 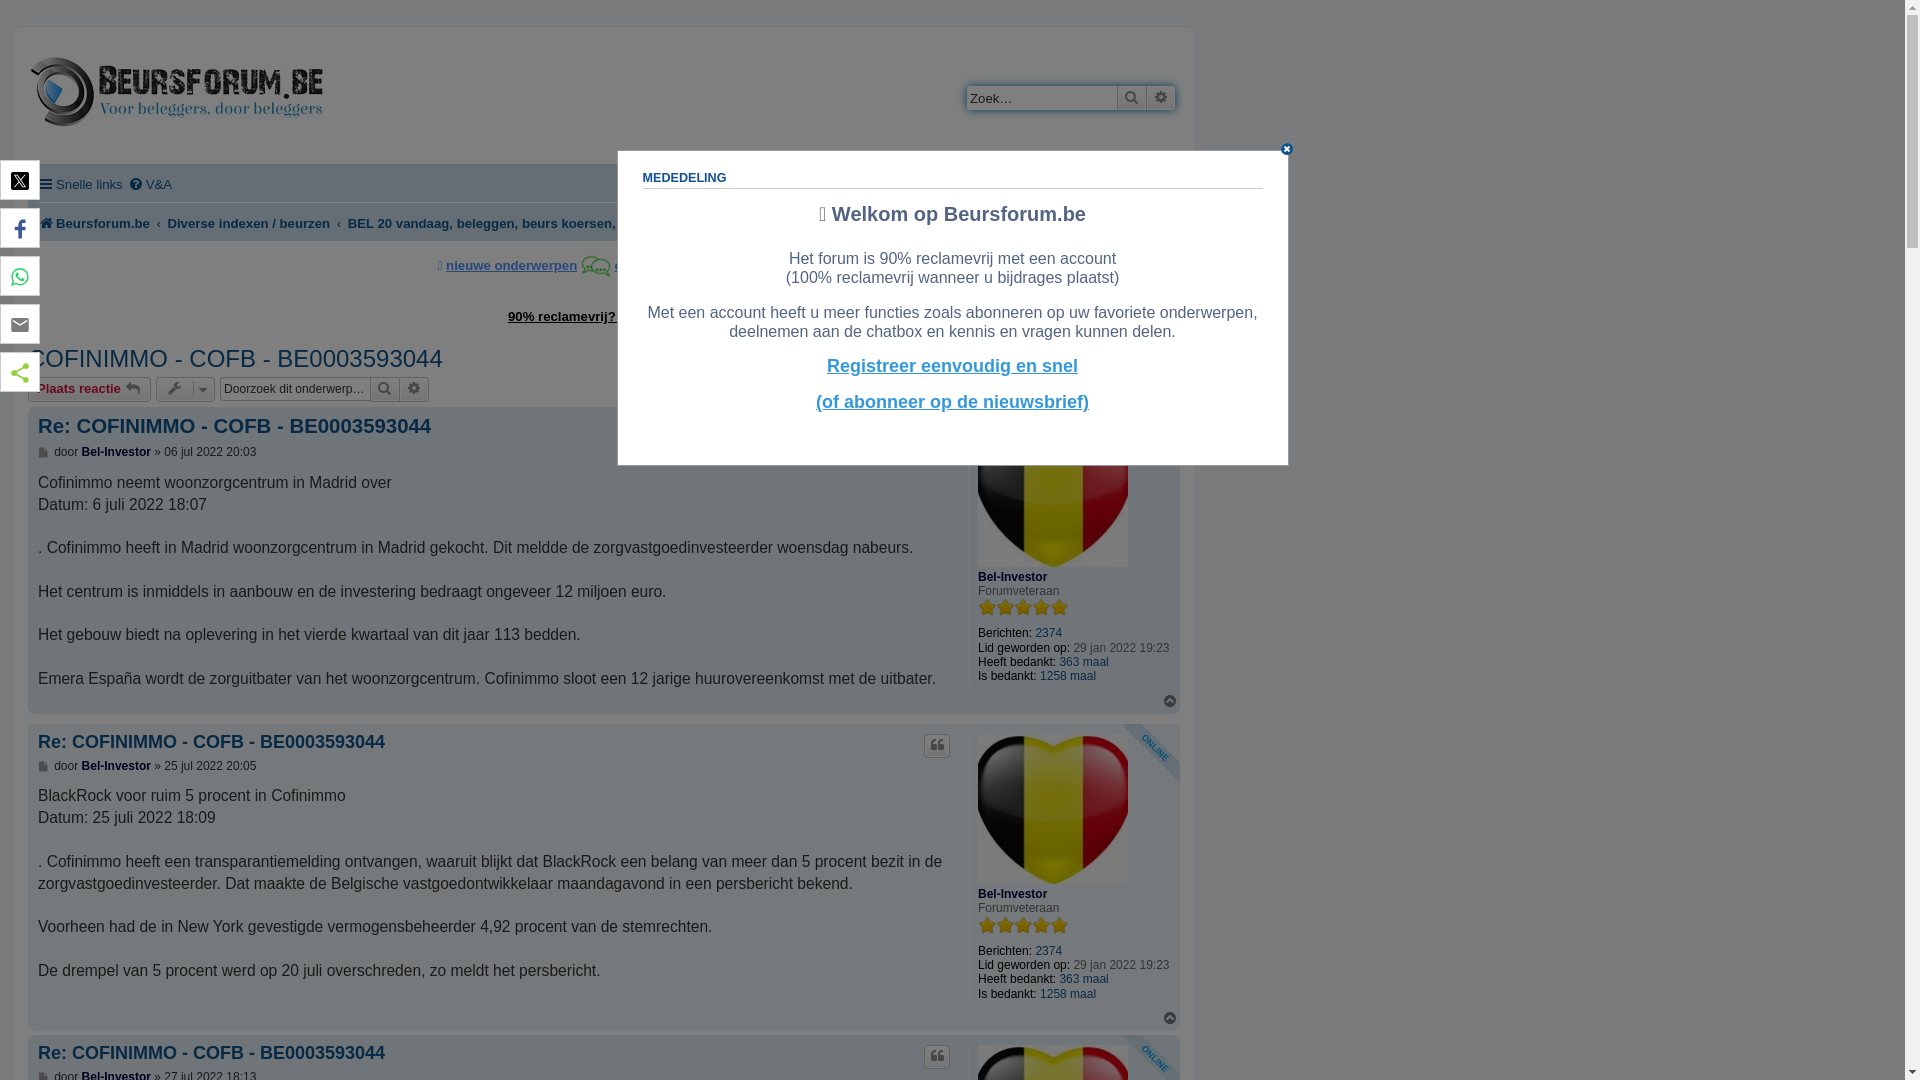 I want to click on '(of abonneer op de nieuwsbrief)', so click(x=951, y=402).